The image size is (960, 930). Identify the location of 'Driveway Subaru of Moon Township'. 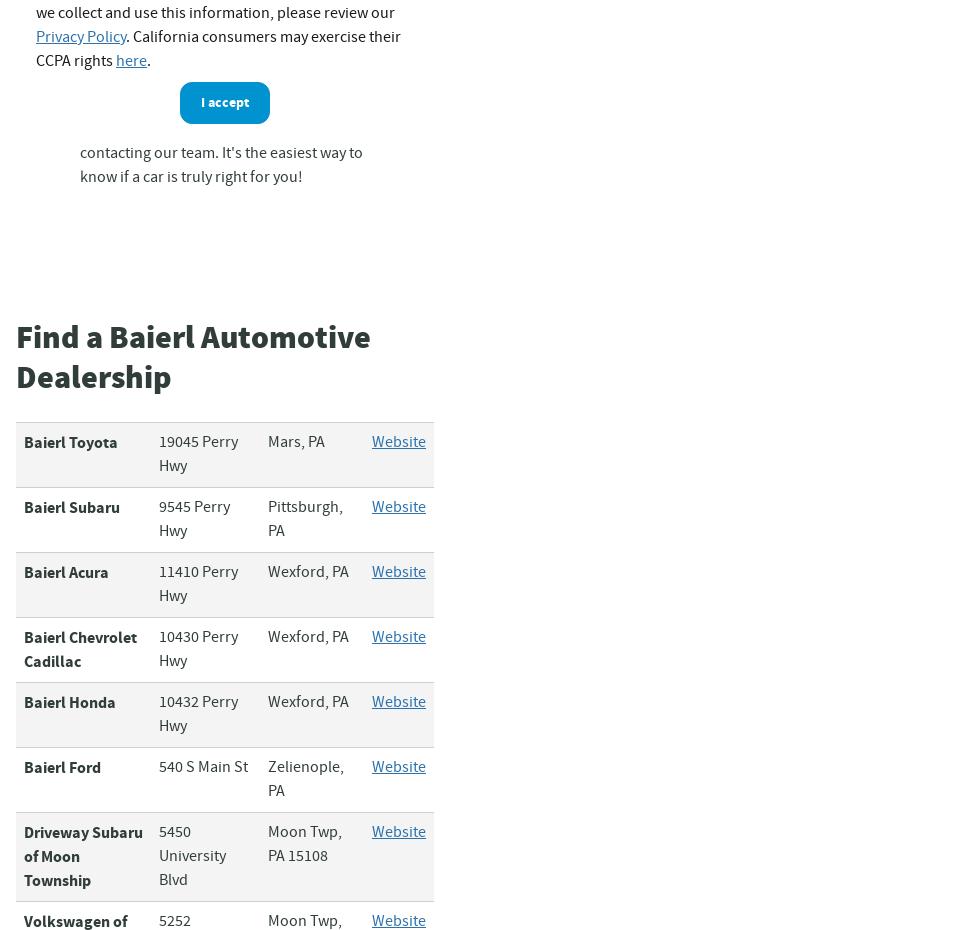
(83, 856).